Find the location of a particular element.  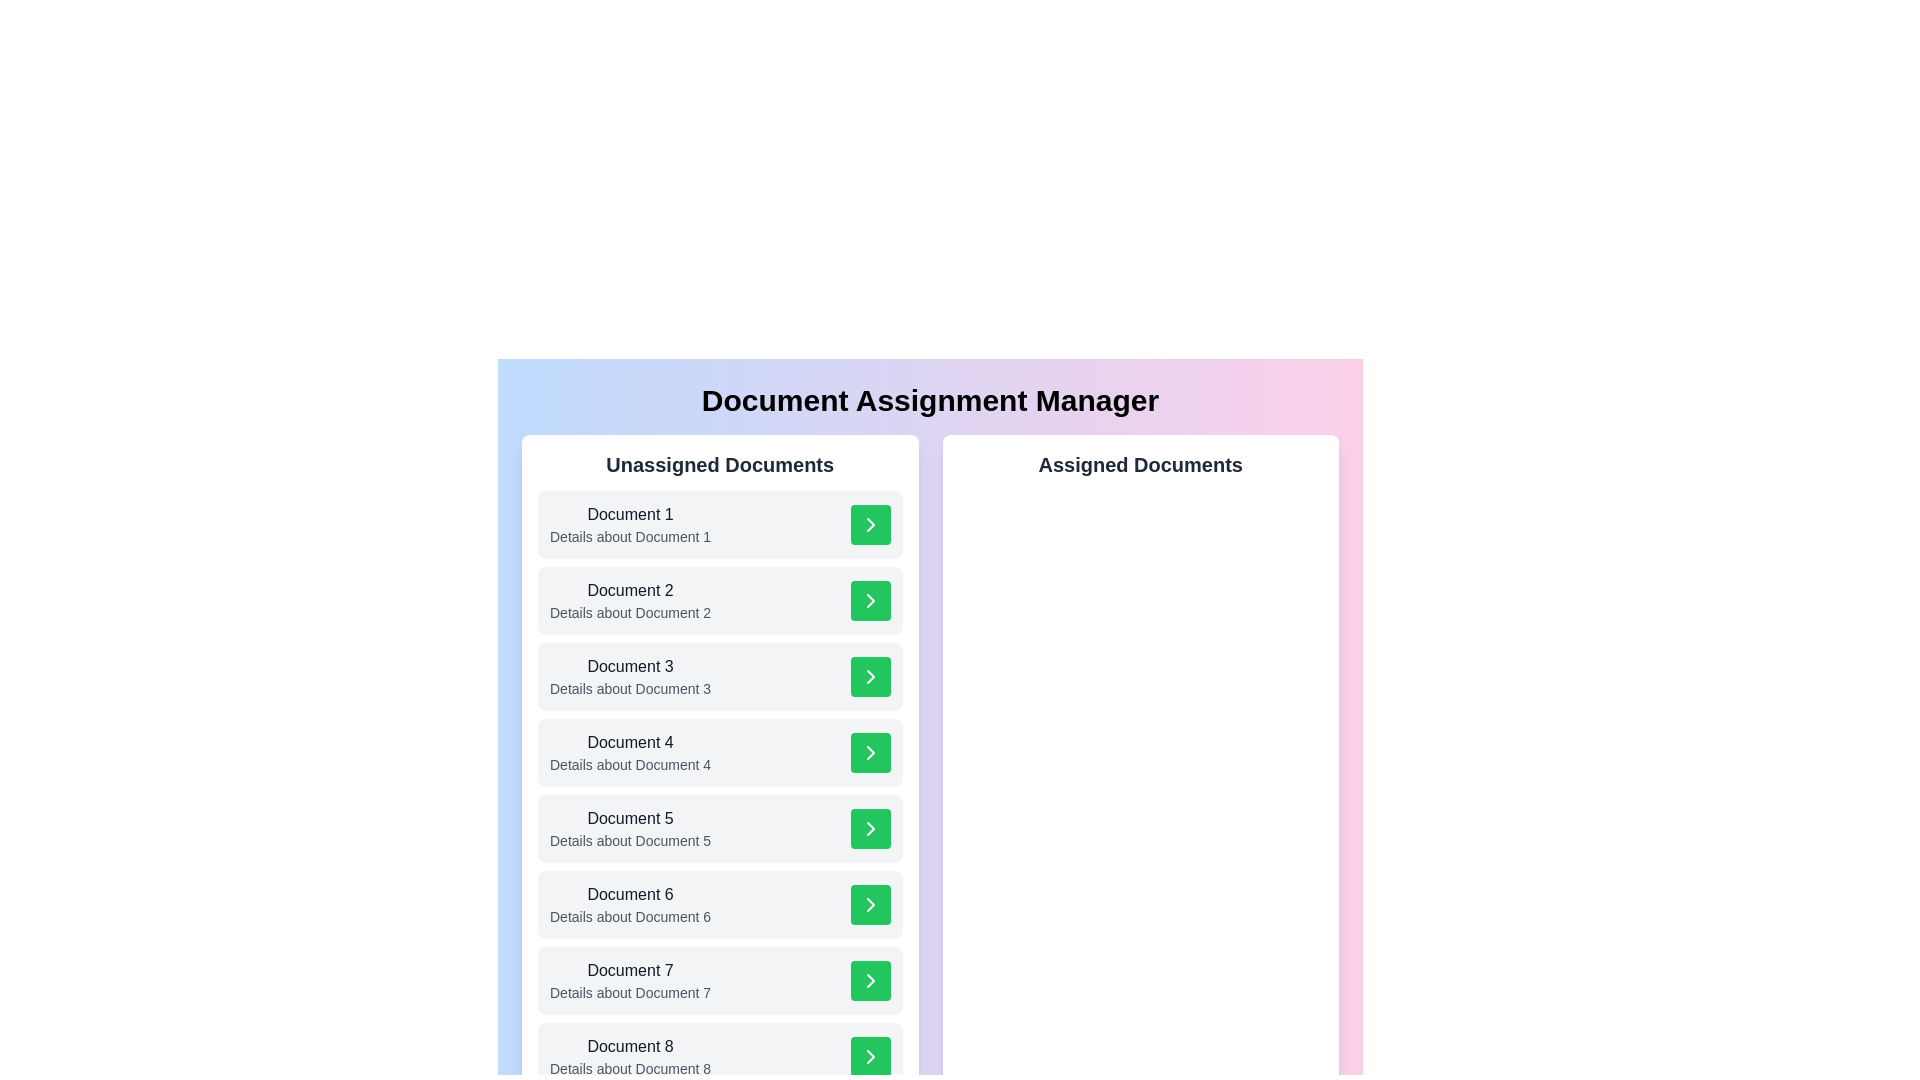

title and brief description of the first document in the 'Unassigned Documents' list, which is displayed in a text block on the left side of the 'Document Assignment Manager' interface is located at coordinates (629, 523).